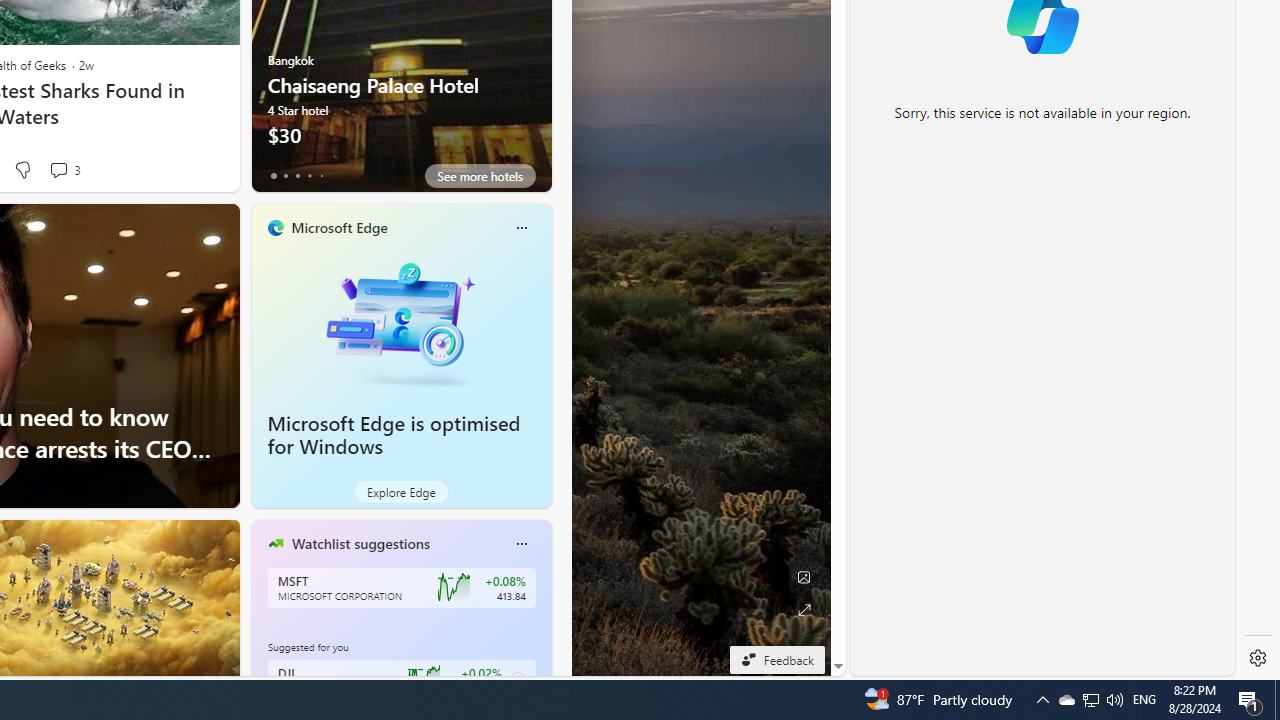 The width and height of the screenshot is (1280, 720). What do you see at coordinates (400, 492) in the screenshot?
I see `'Explore Edge'` at bounding box center [400, 492].